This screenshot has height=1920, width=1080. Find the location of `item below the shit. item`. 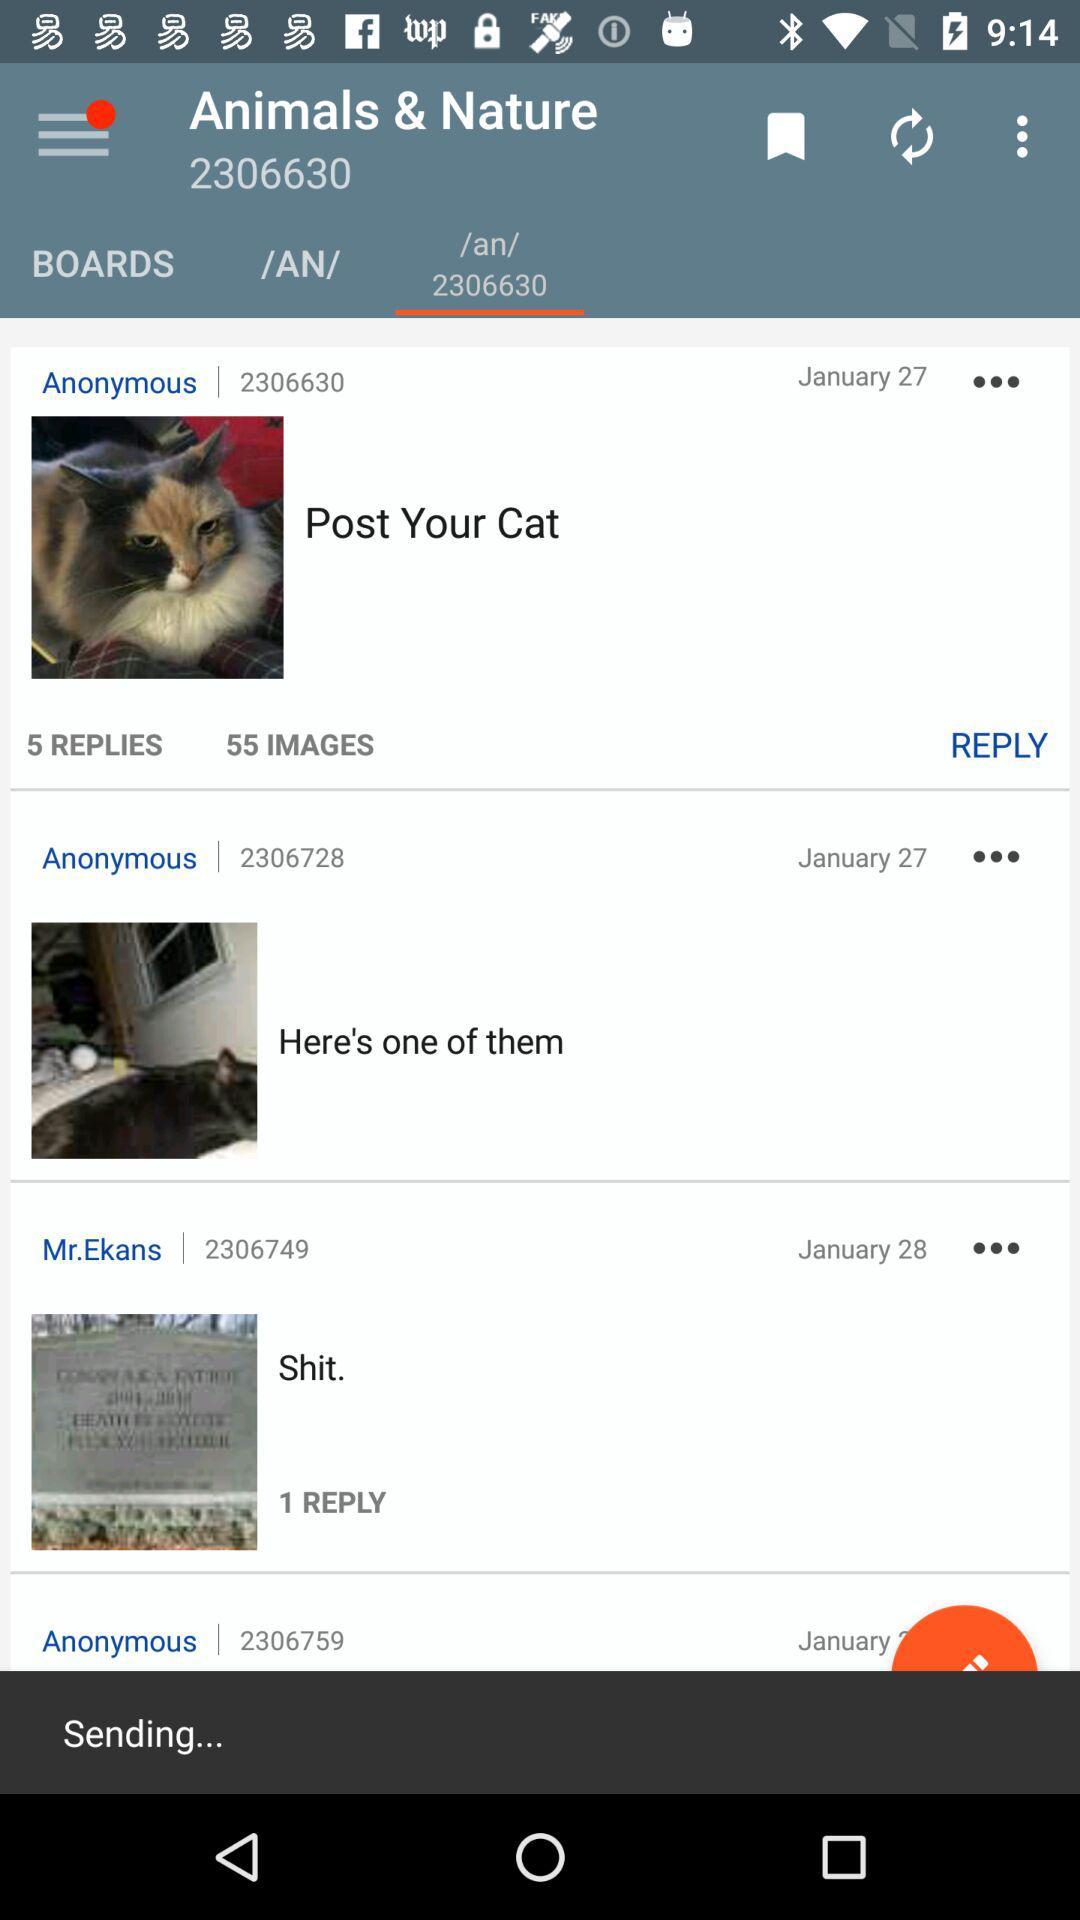

item below the shit. item is located at coordinates (331, 1455).